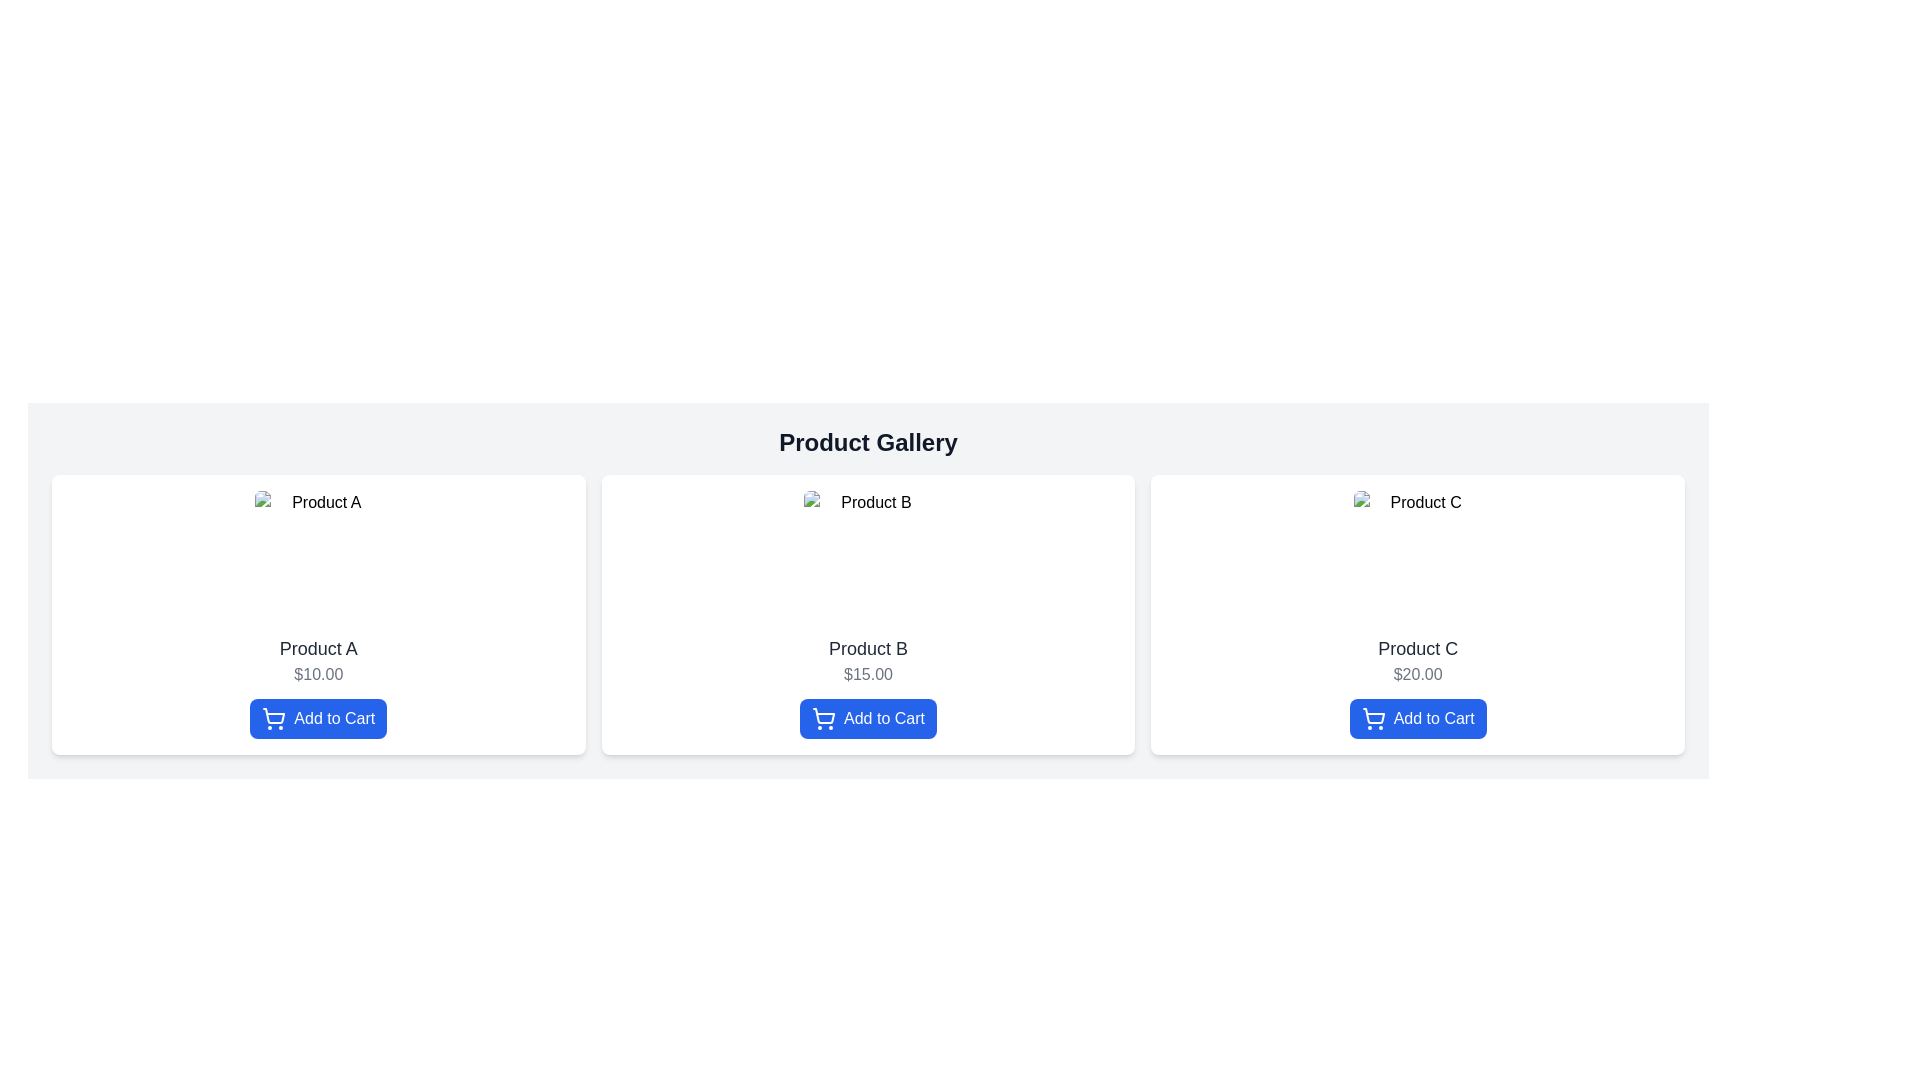 The image size is (1920, 1080). Describe the element at coordinates (824, 715) in the screenshot. I see `the 'Add to Cart' button that contains the shopping cart icon for 'Product B'` at that location.